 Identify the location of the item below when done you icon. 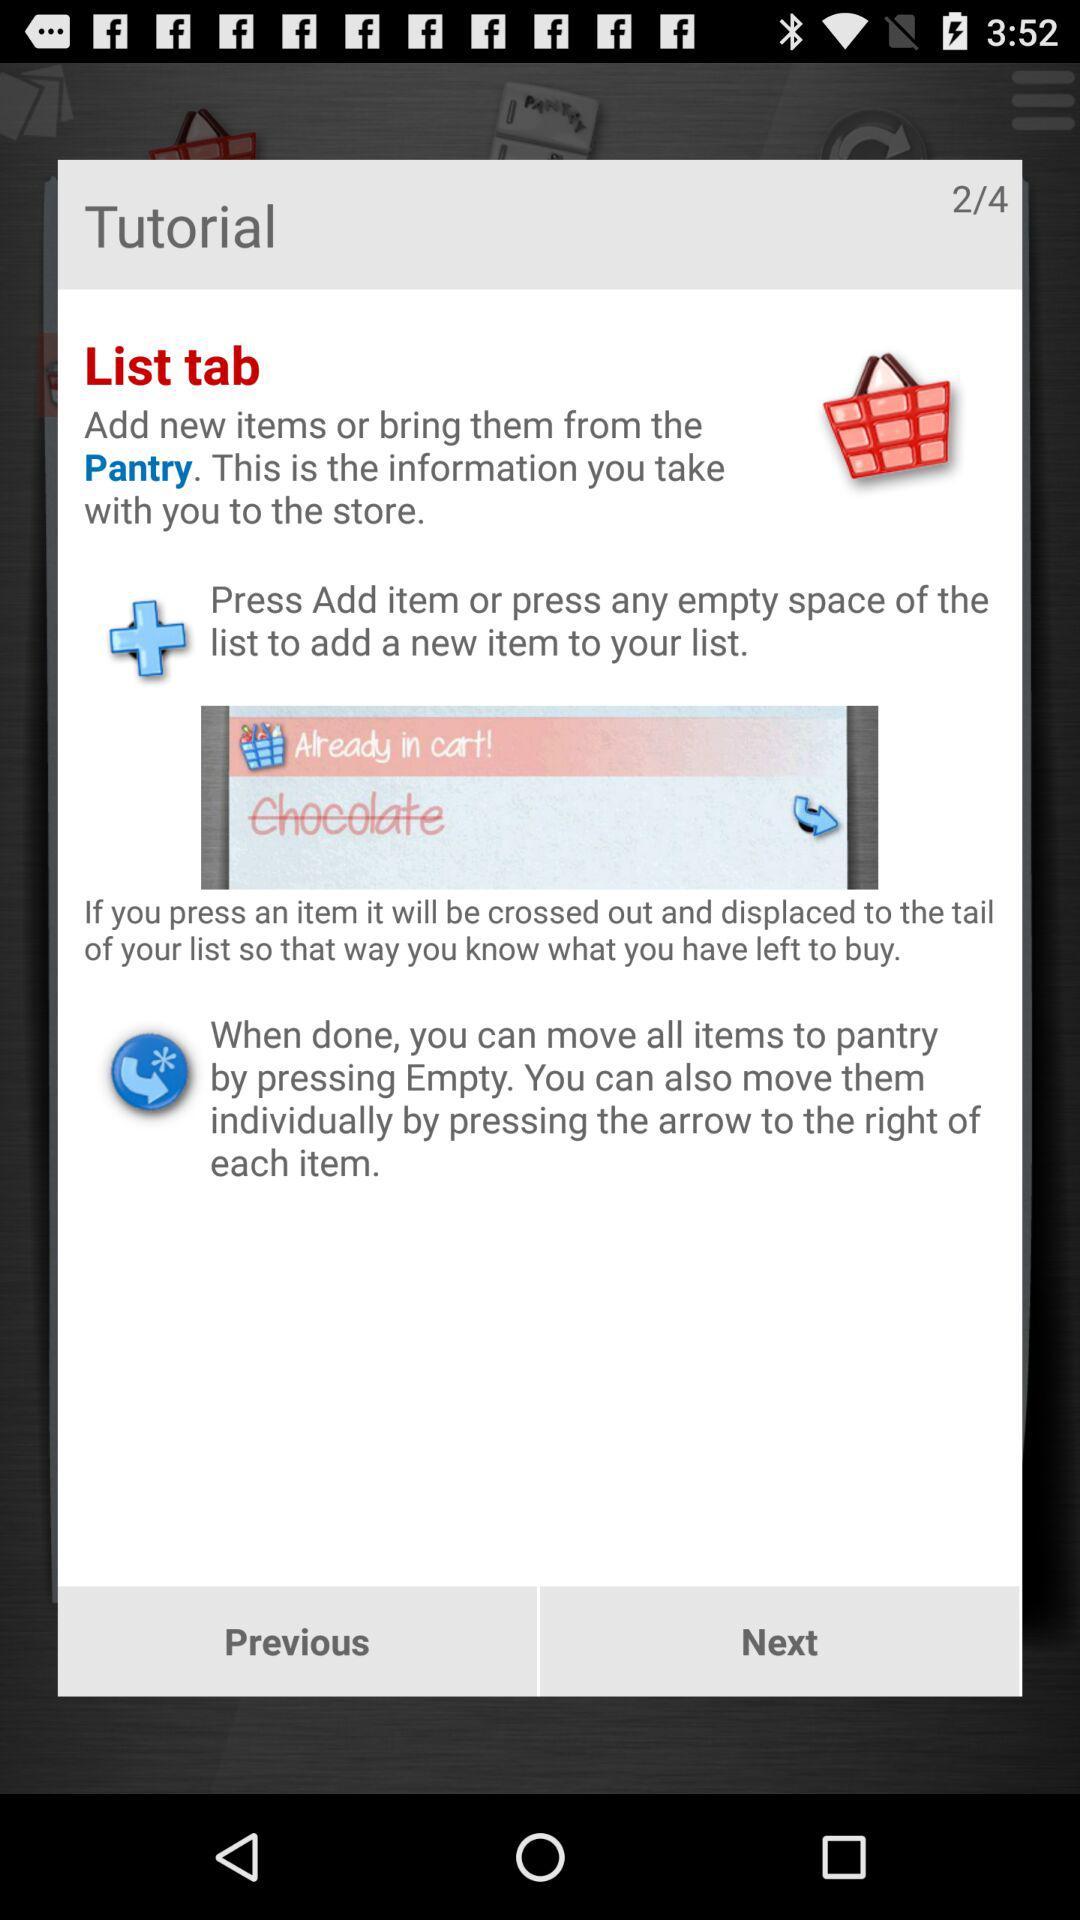
(297, 1641).